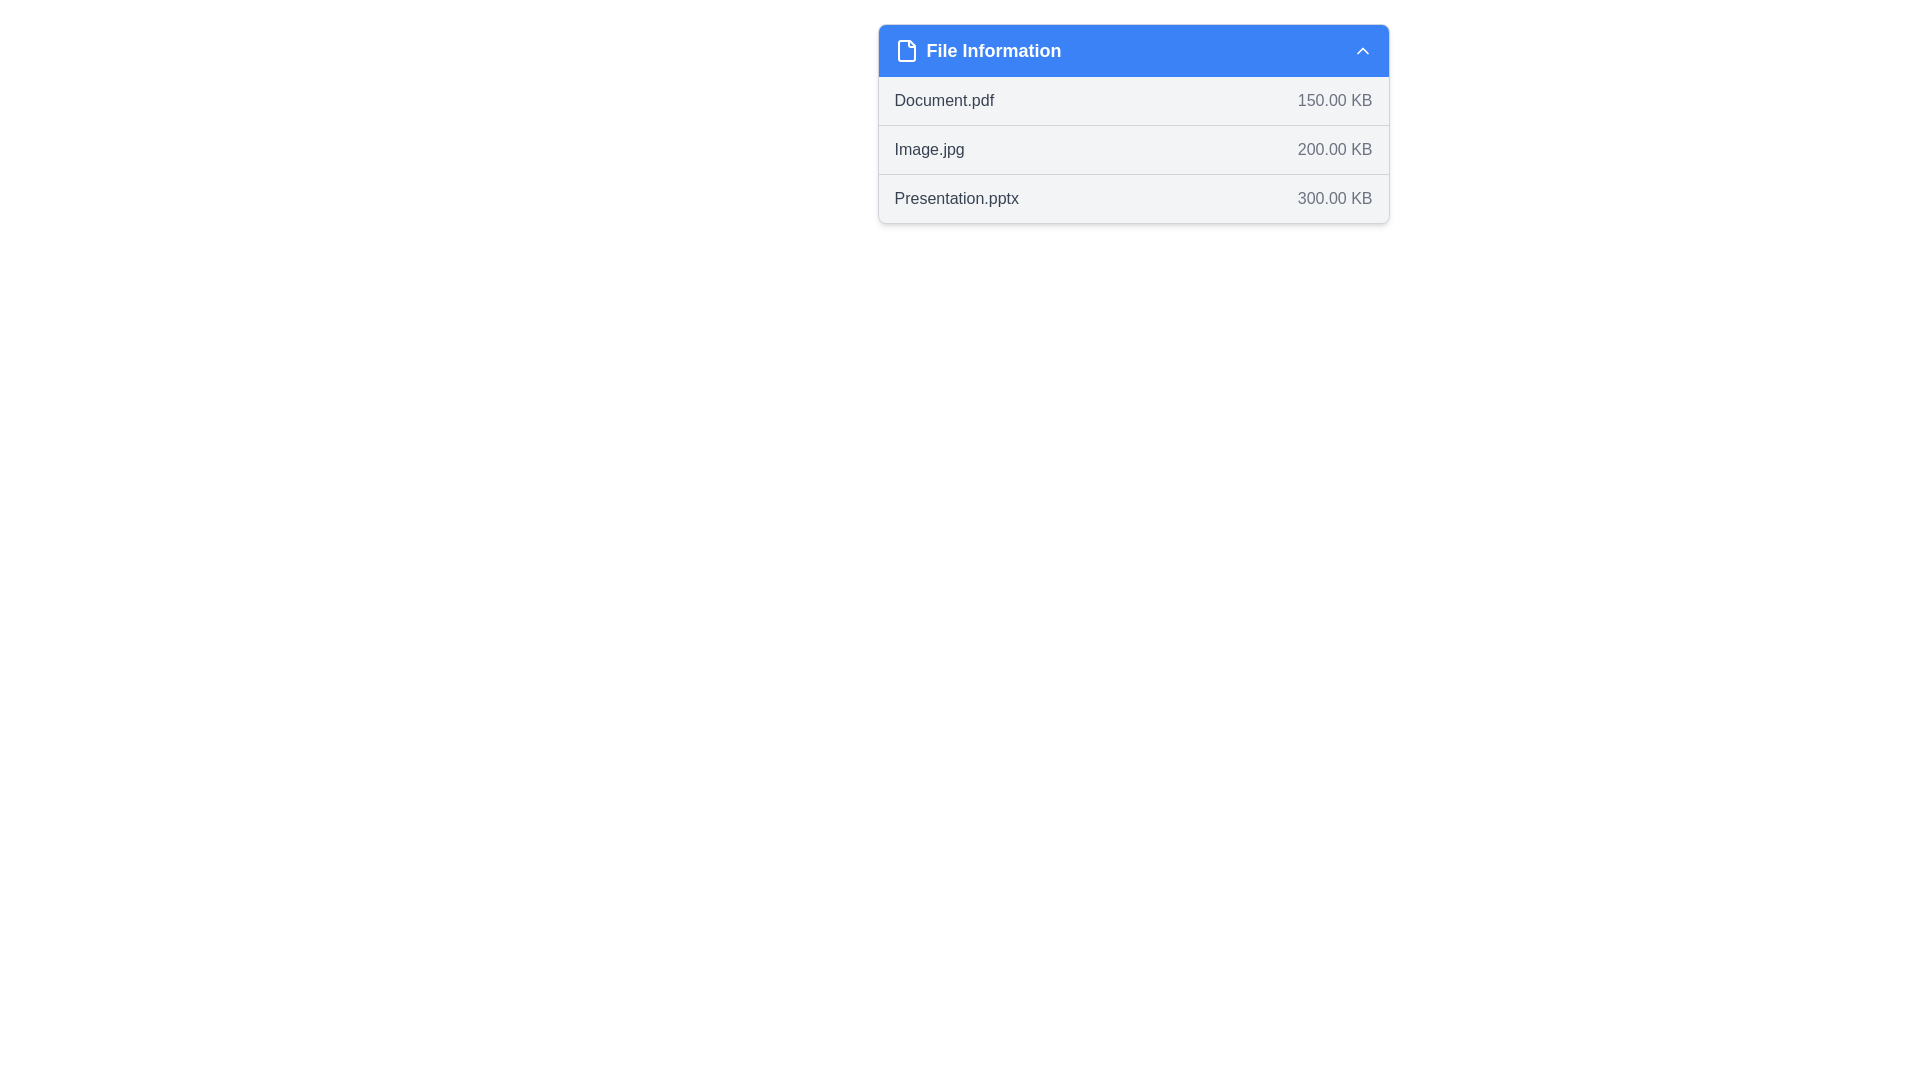  What do you see at coordinates (1335, 100) in the screenshot?
I see `the informational text label displaying the file size of 'Document.pdf', located at the far-right end of its corresponding row` at bounding box center [1335, 100].